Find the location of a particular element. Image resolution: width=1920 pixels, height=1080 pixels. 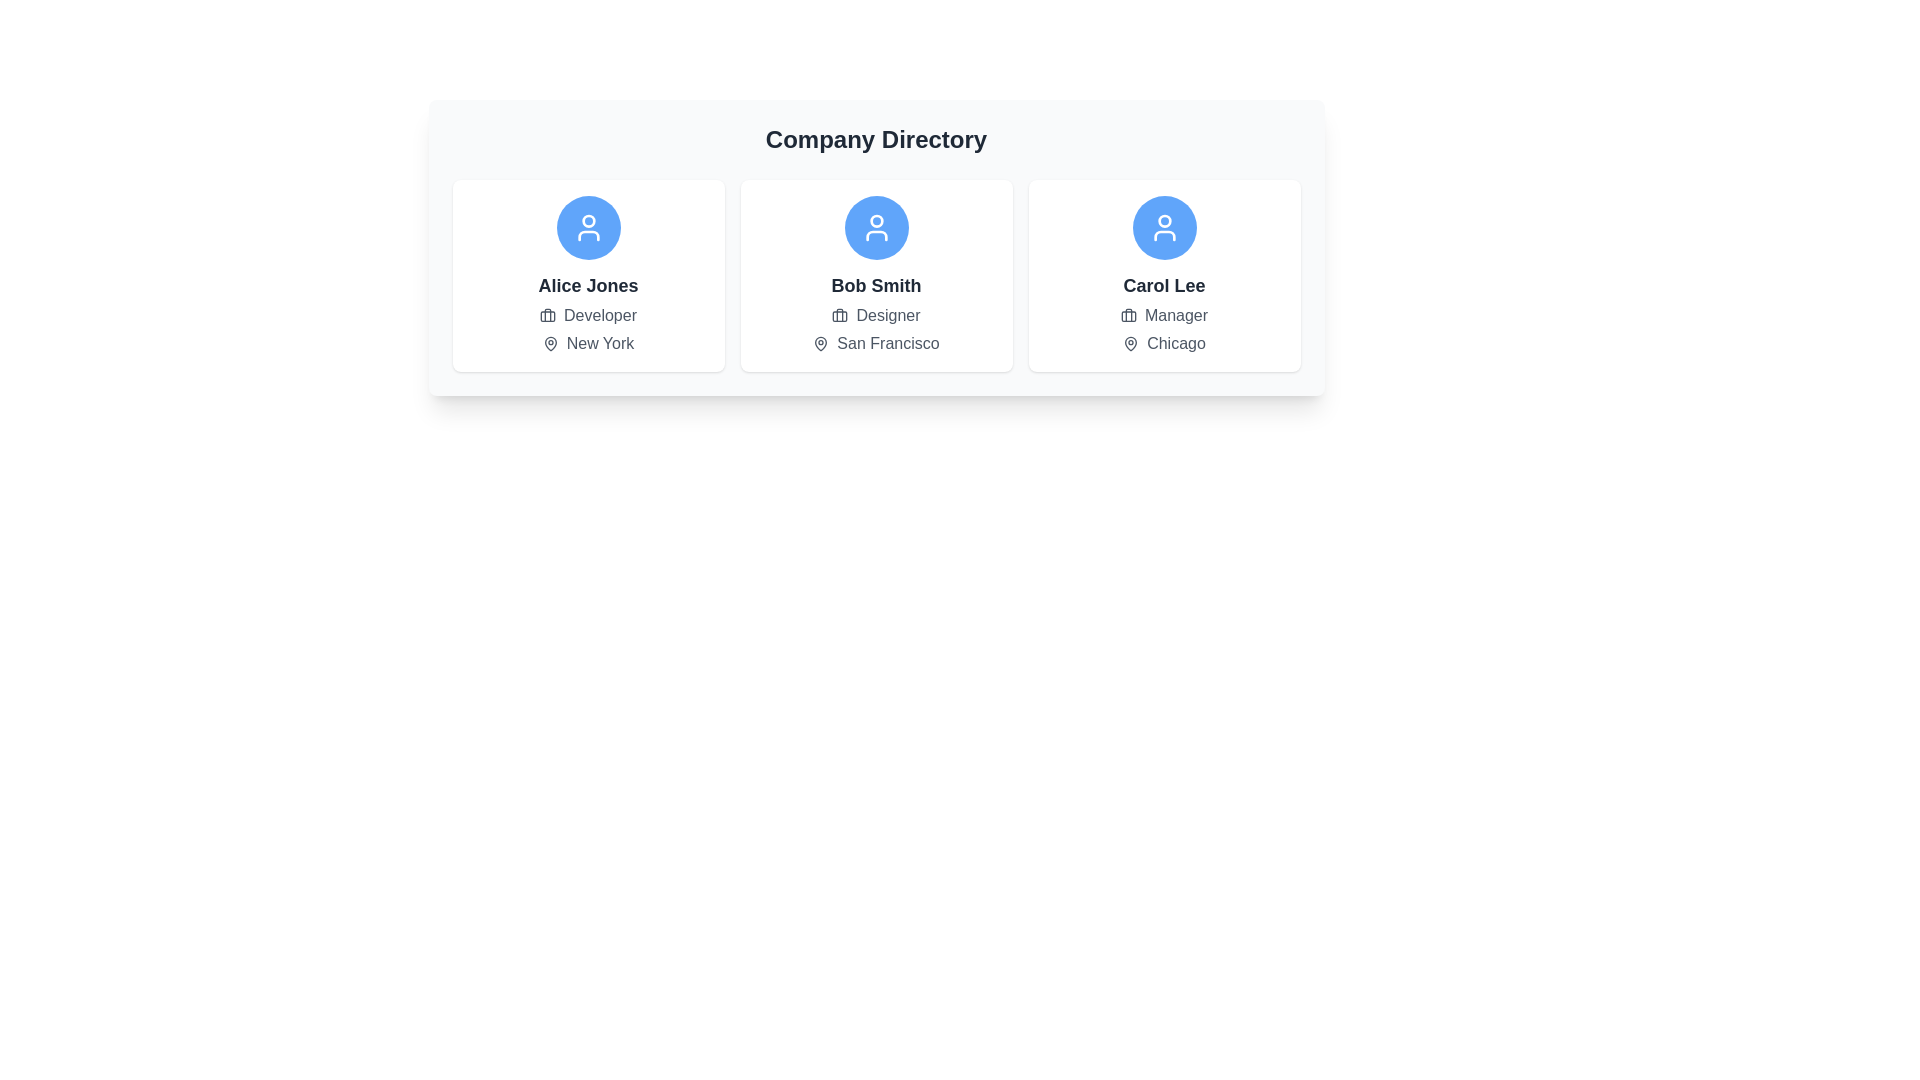

the text label 'Manager' with the briefcase icon, located under 'Carol Lee' and above 'Chicago' in the 'Company Directory' section is located at coordinates (1164, 315).